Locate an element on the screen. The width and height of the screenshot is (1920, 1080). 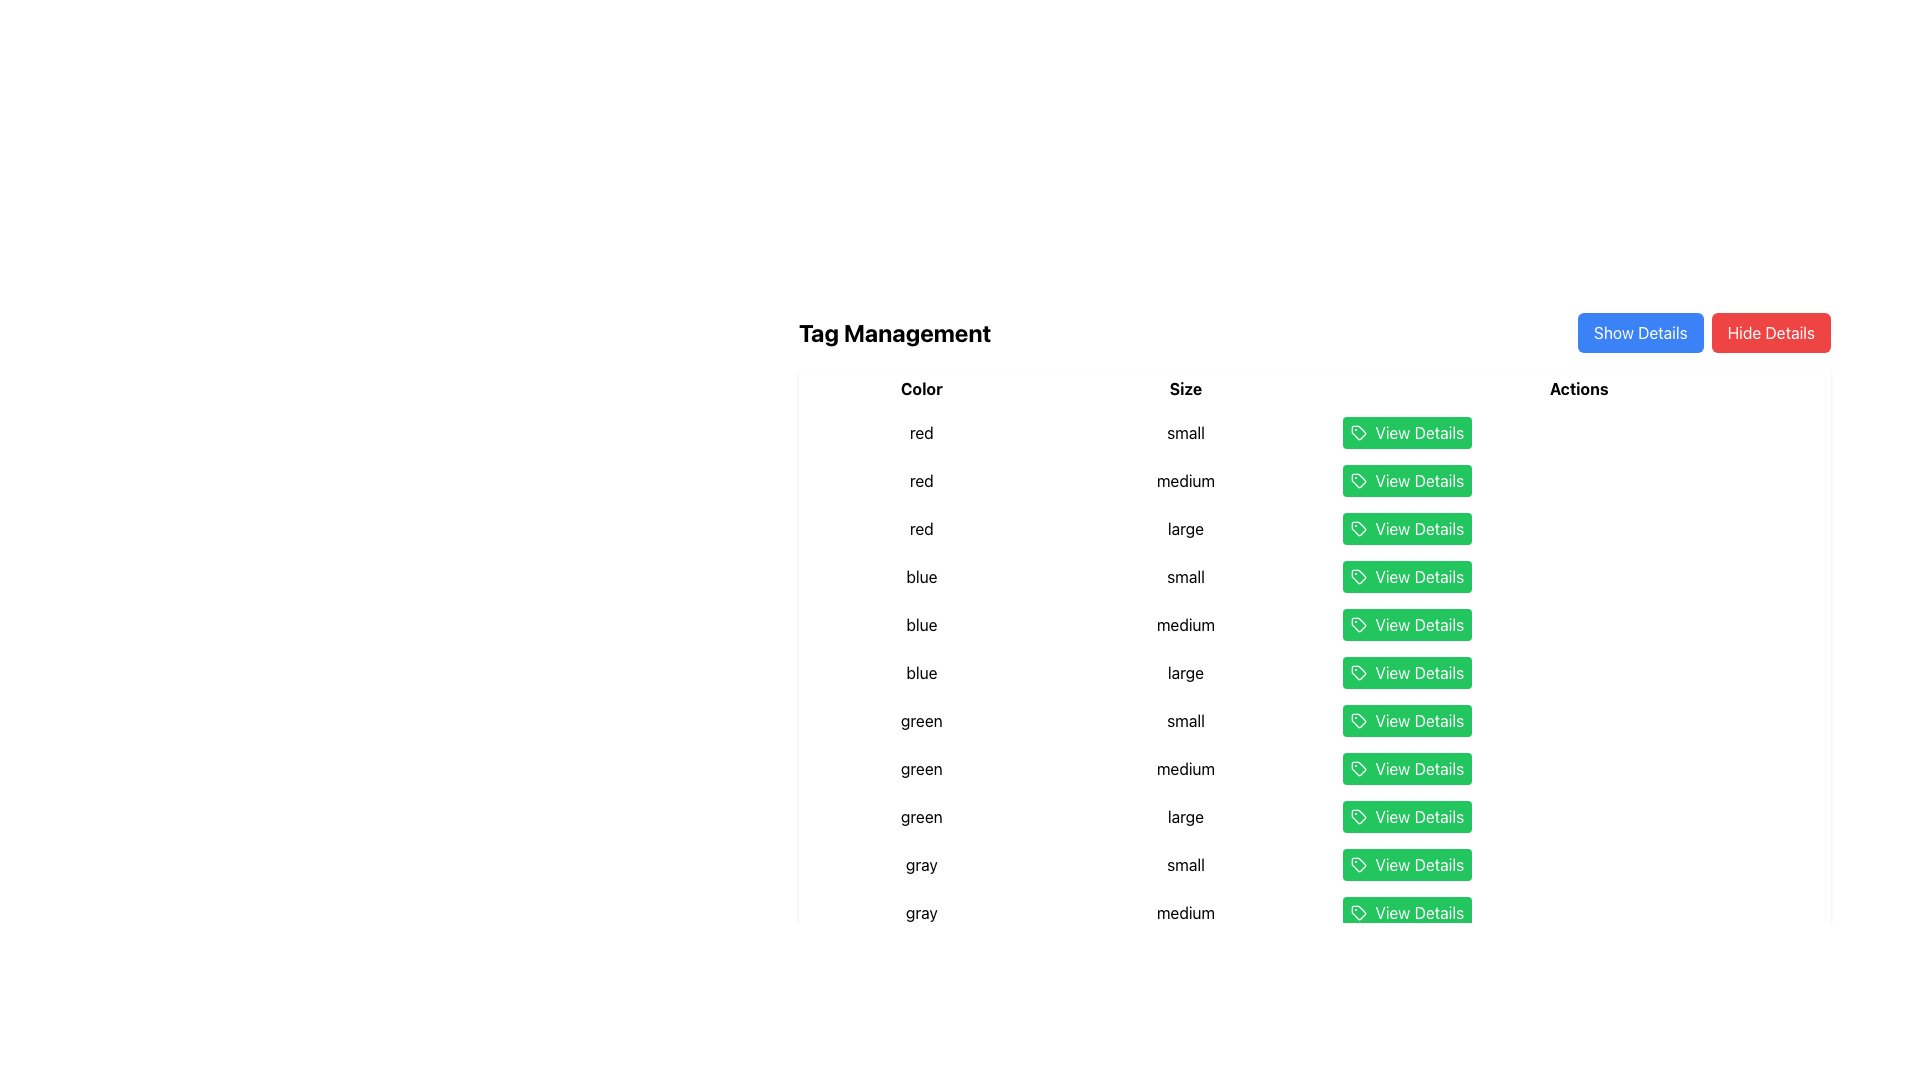
static text label displaying the attribute 'red' in the color-size table using developer tools is located at coordinates (920, 431).